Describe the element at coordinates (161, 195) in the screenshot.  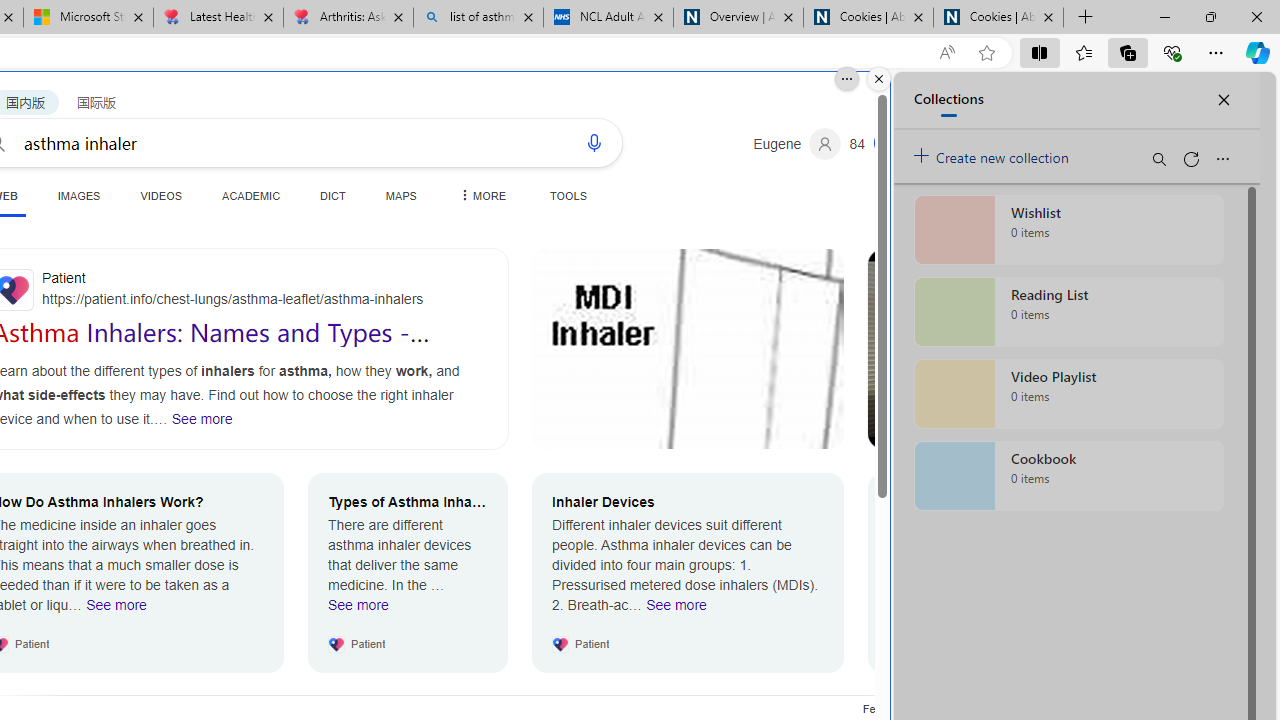
I see `'VIDEOS'` at that location.